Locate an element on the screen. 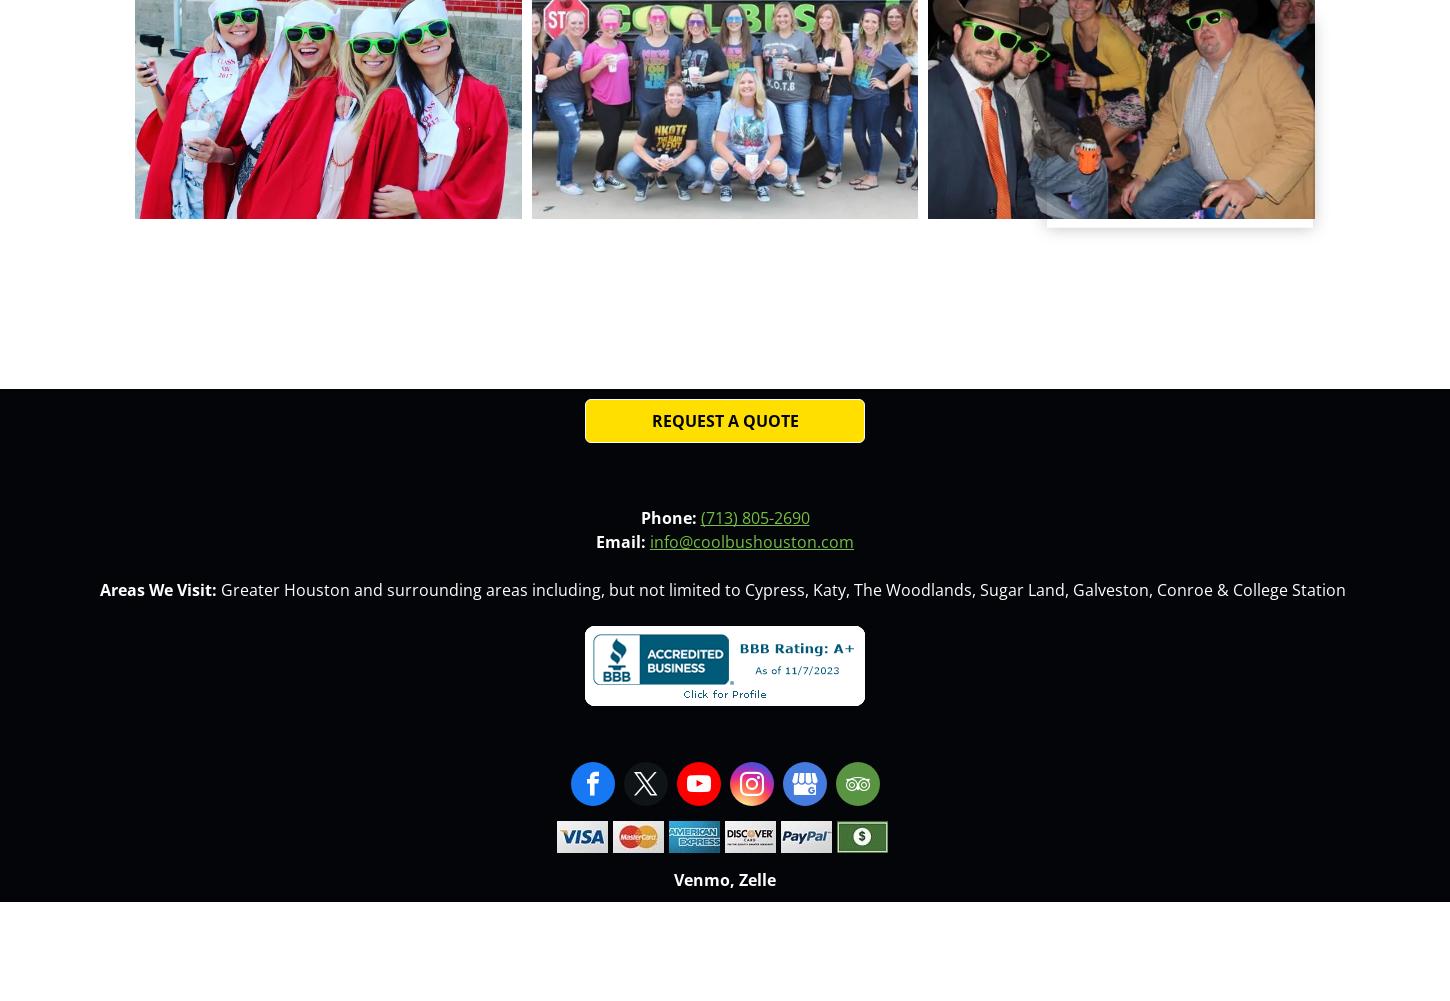 The height and width of the screenshot is (1001, 1450). 'Email:' is located at coordinates (620, 540).